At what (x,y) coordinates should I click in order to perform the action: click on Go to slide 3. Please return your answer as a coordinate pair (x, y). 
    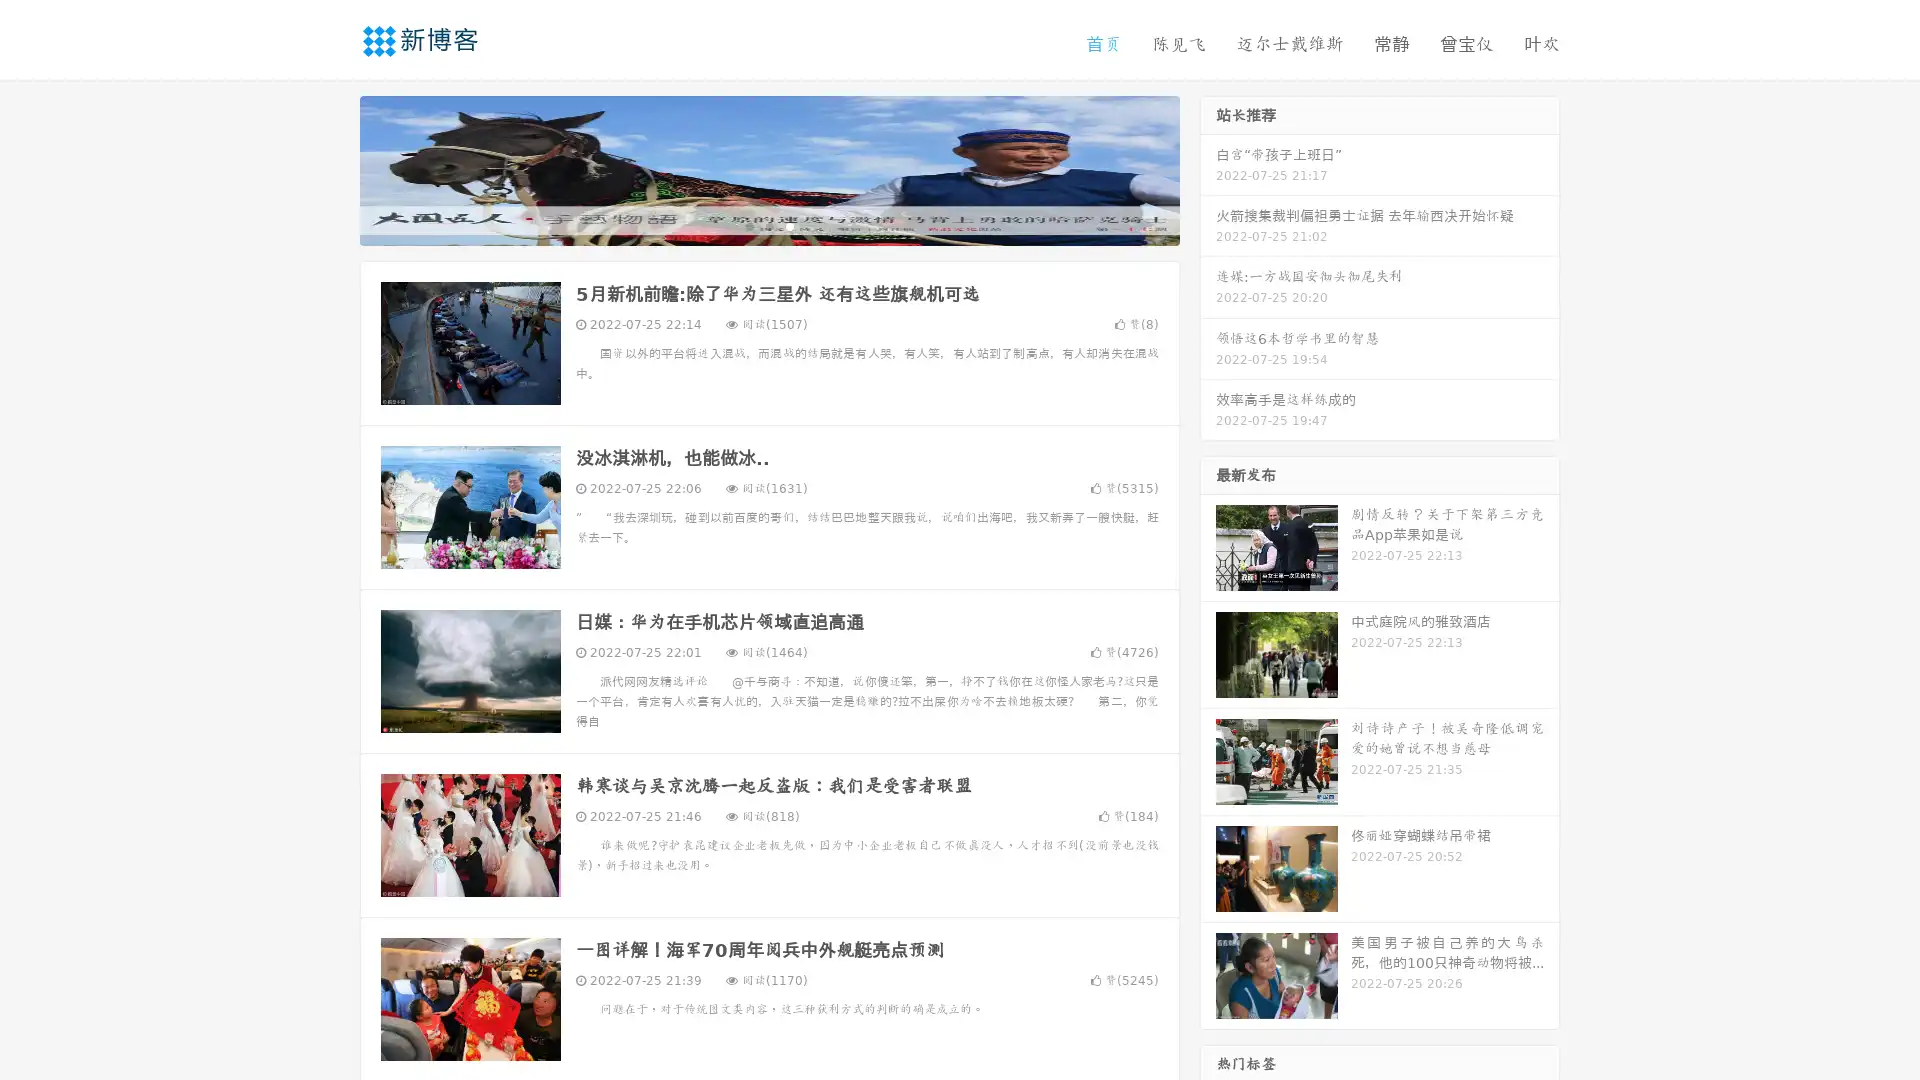
    Looking at the image, I should click on (789, 225).